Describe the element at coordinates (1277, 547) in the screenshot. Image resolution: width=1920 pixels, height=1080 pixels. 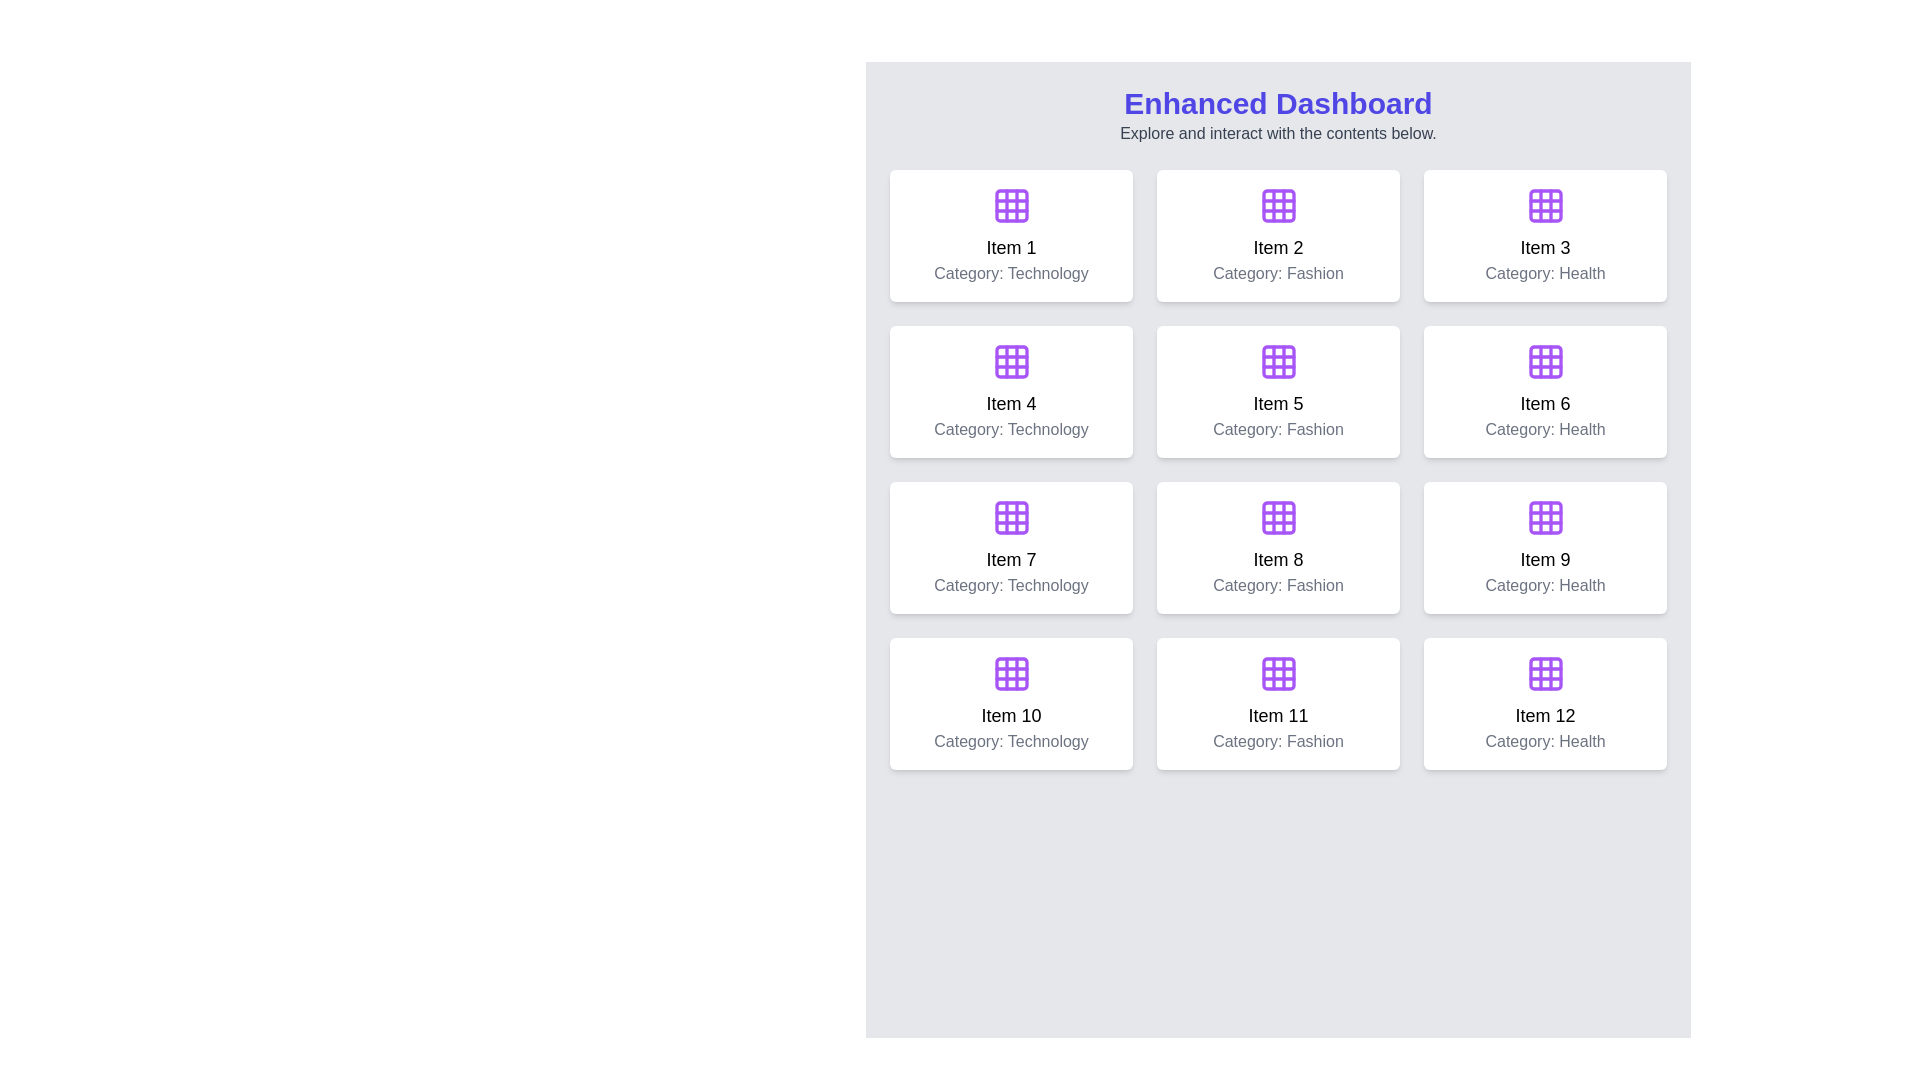
I see `the Fashion category card located in the third row and second column of the 4x3 grid layout` at that location.